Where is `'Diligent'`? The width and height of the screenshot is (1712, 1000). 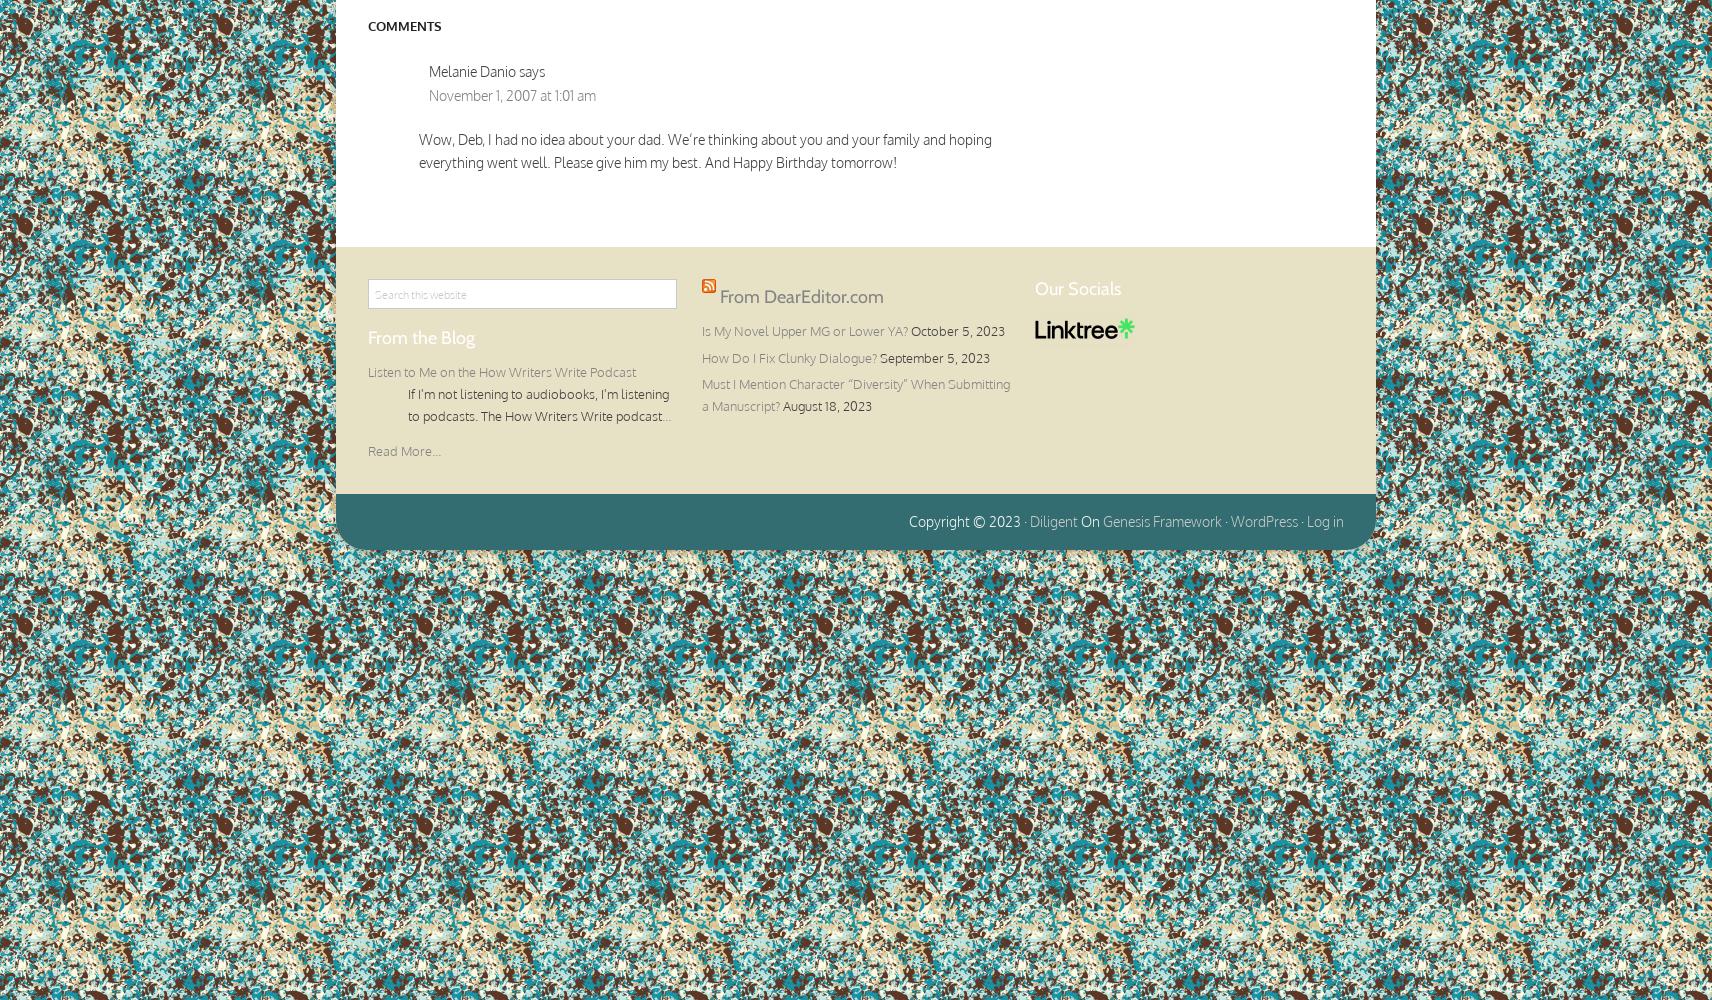 'Diligent' is located at coordinates (1053, 521).